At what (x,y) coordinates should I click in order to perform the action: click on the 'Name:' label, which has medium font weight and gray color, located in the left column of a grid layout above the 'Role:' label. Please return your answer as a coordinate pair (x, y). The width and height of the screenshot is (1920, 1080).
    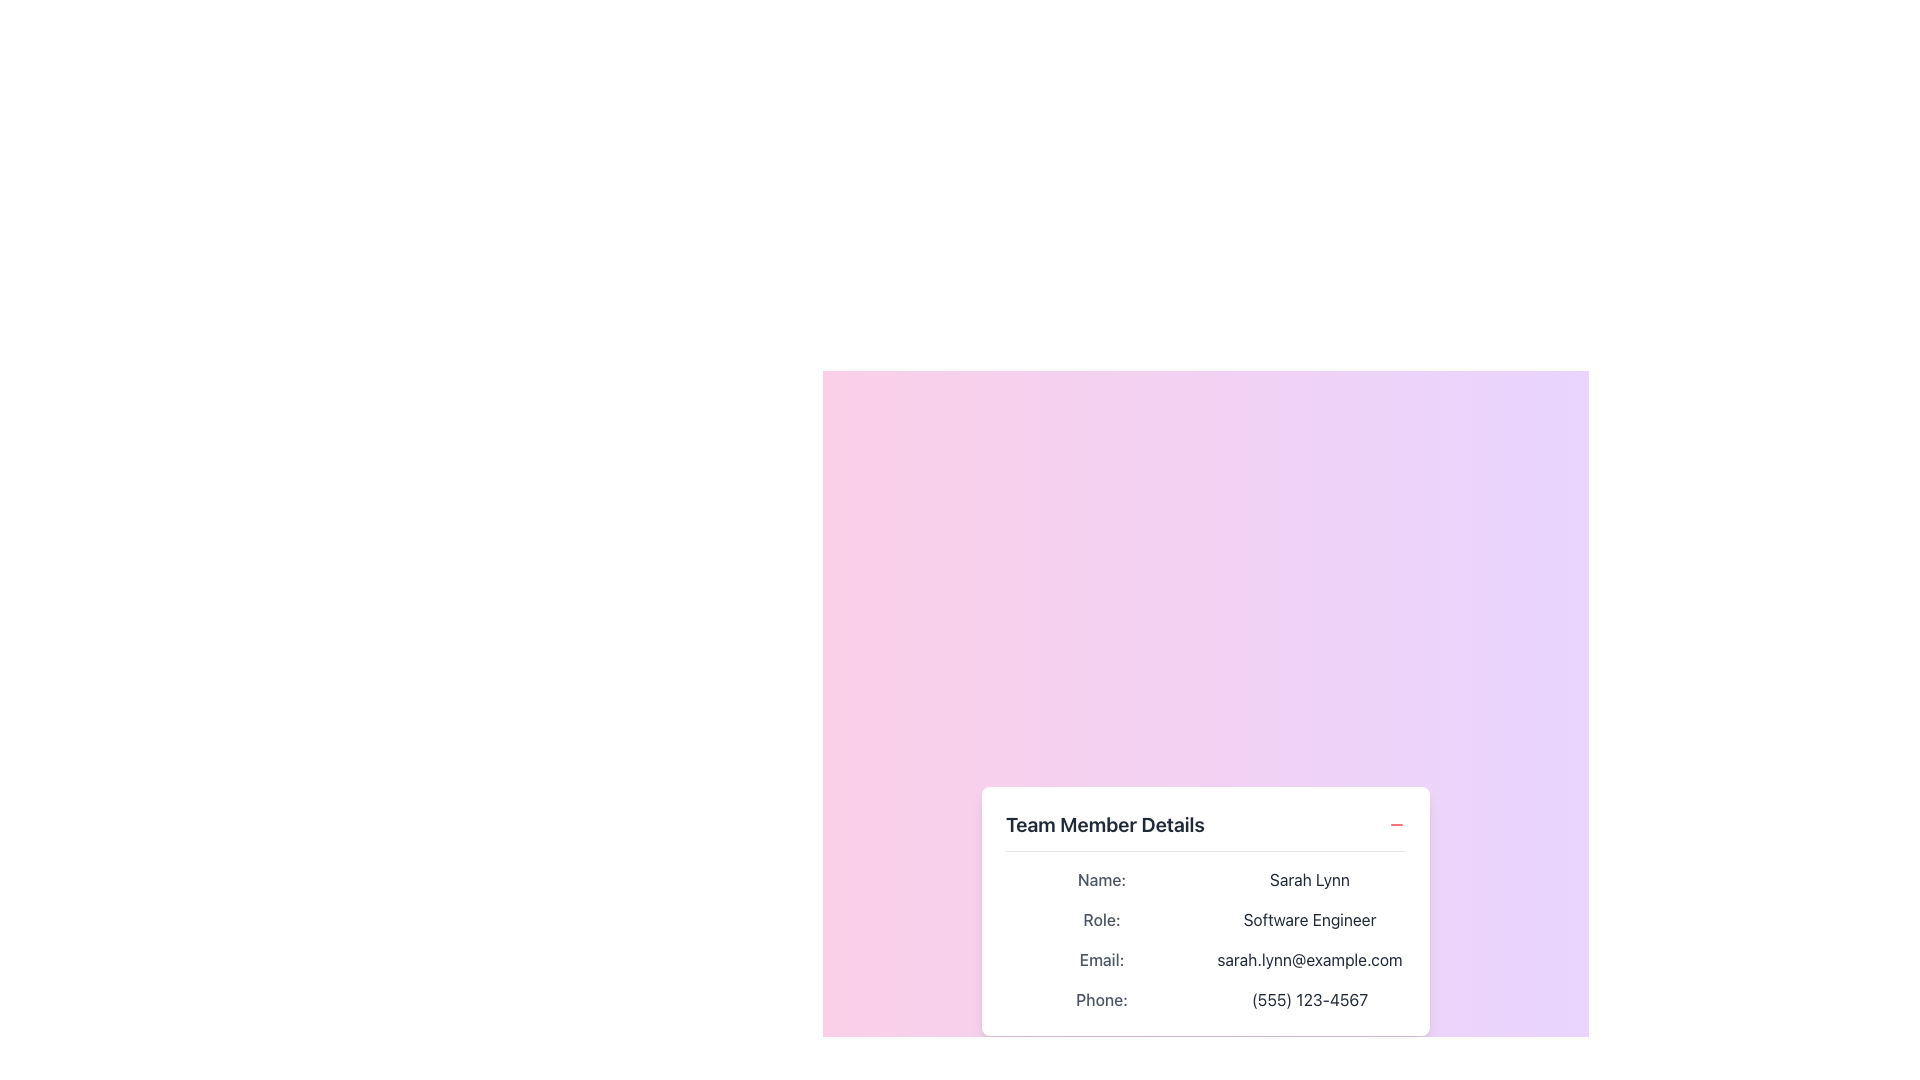
    Looking at the image, I should click on (1101, 878).